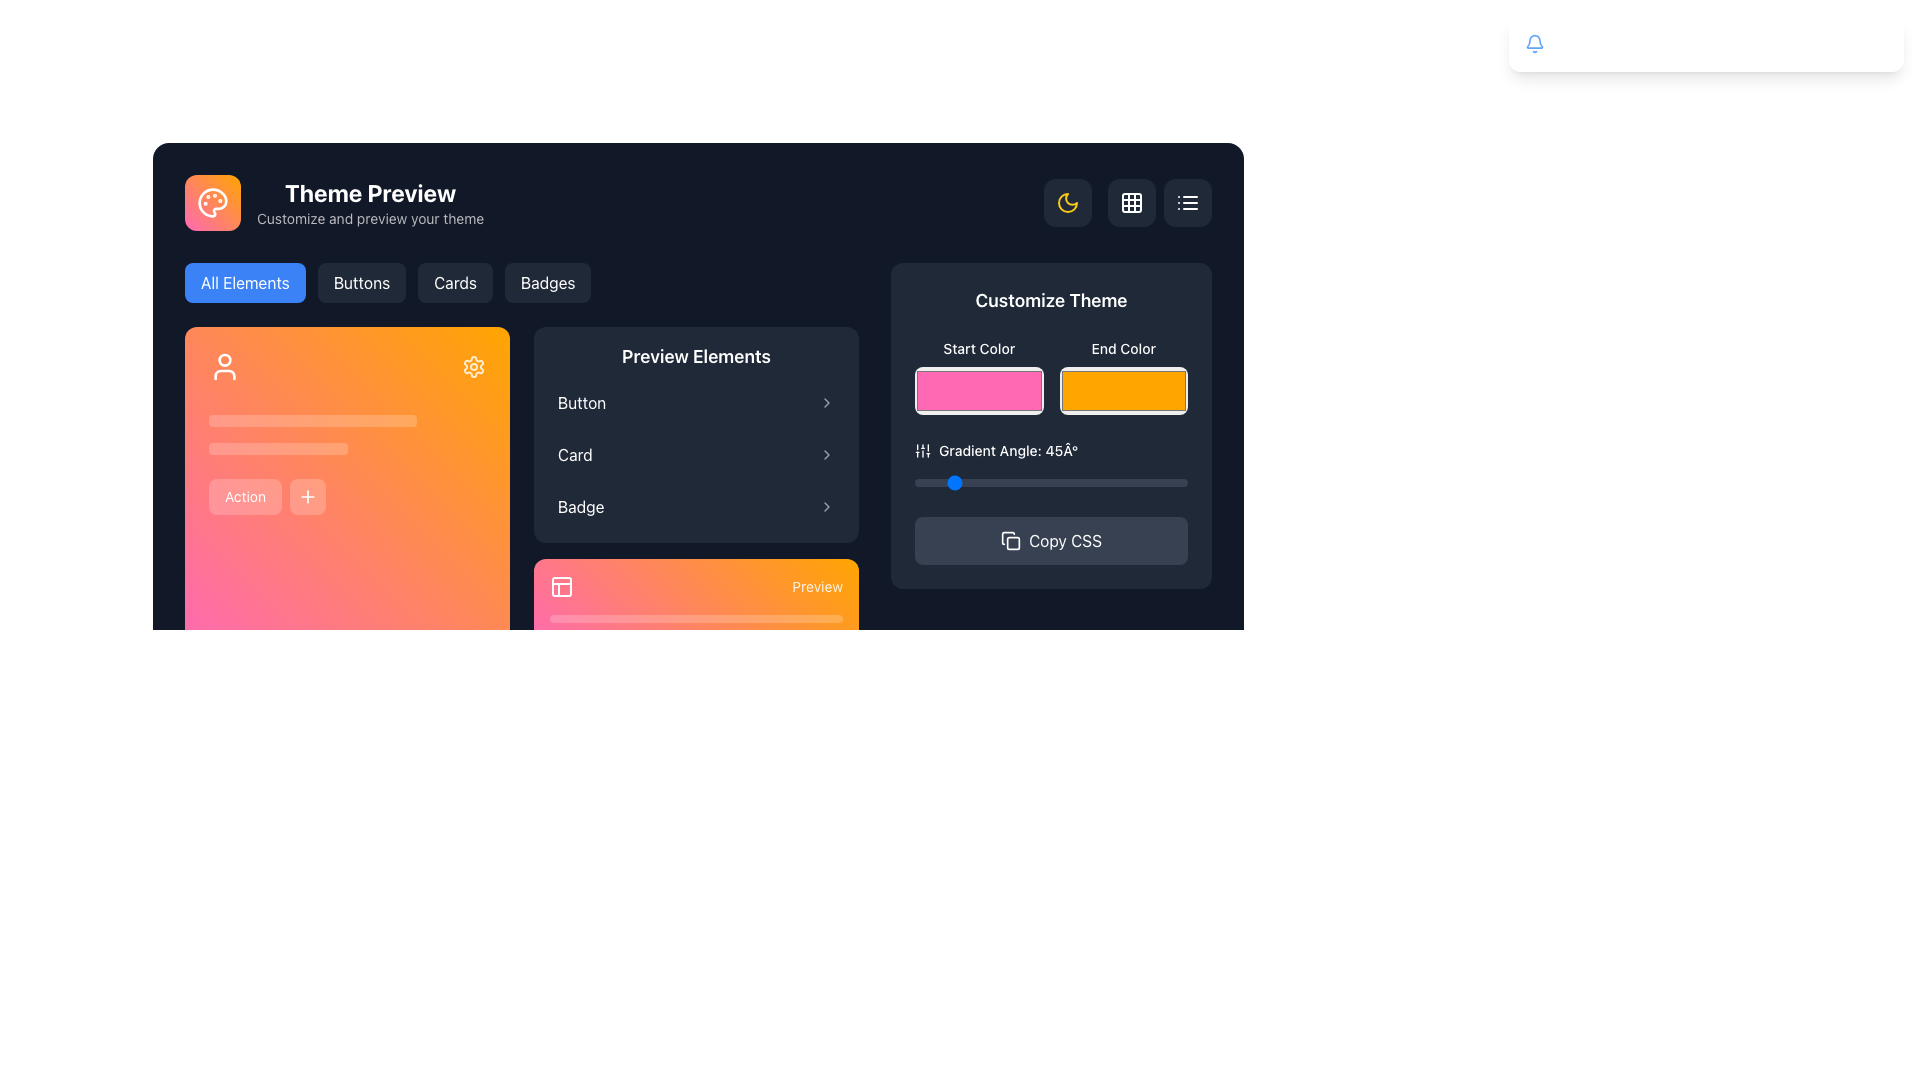  I want to click on the 'Copy CSS' button with a dark gray background and rounded corners, located in the 'Customize Theme' section, so click(1064, 540).